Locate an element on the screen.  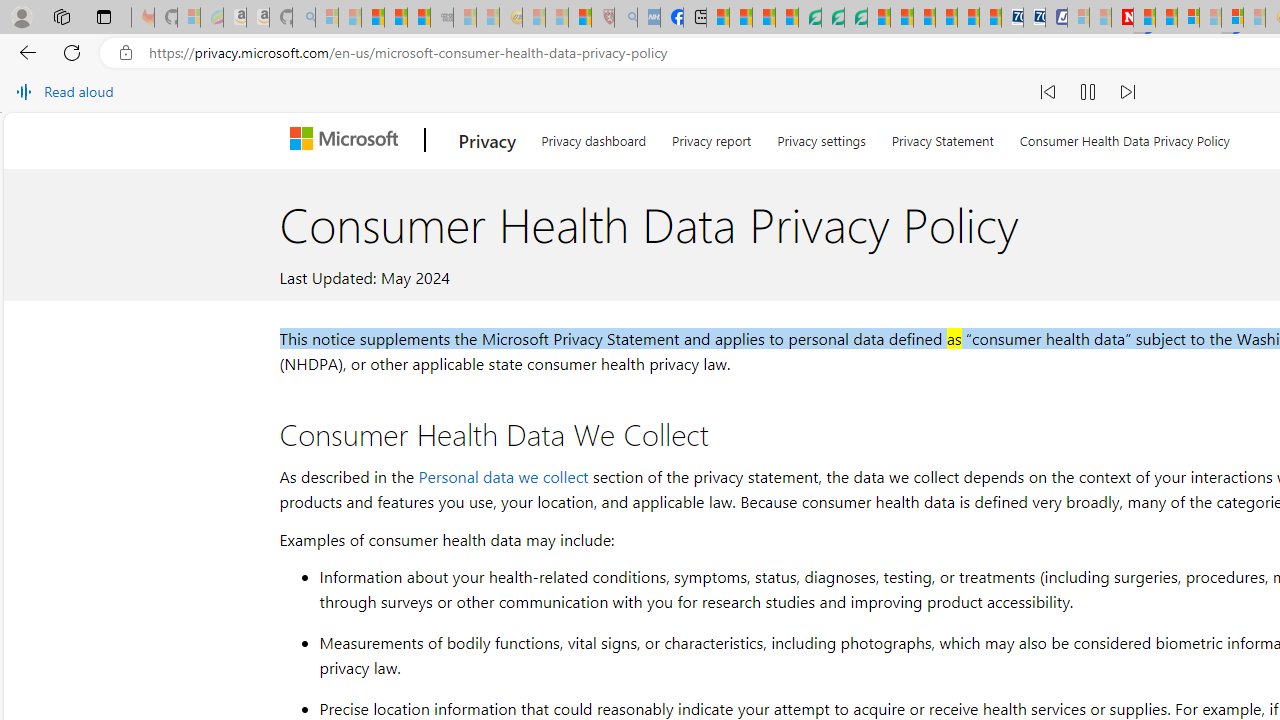
'Privacy dashboard' is located at coordinates (592, 136).